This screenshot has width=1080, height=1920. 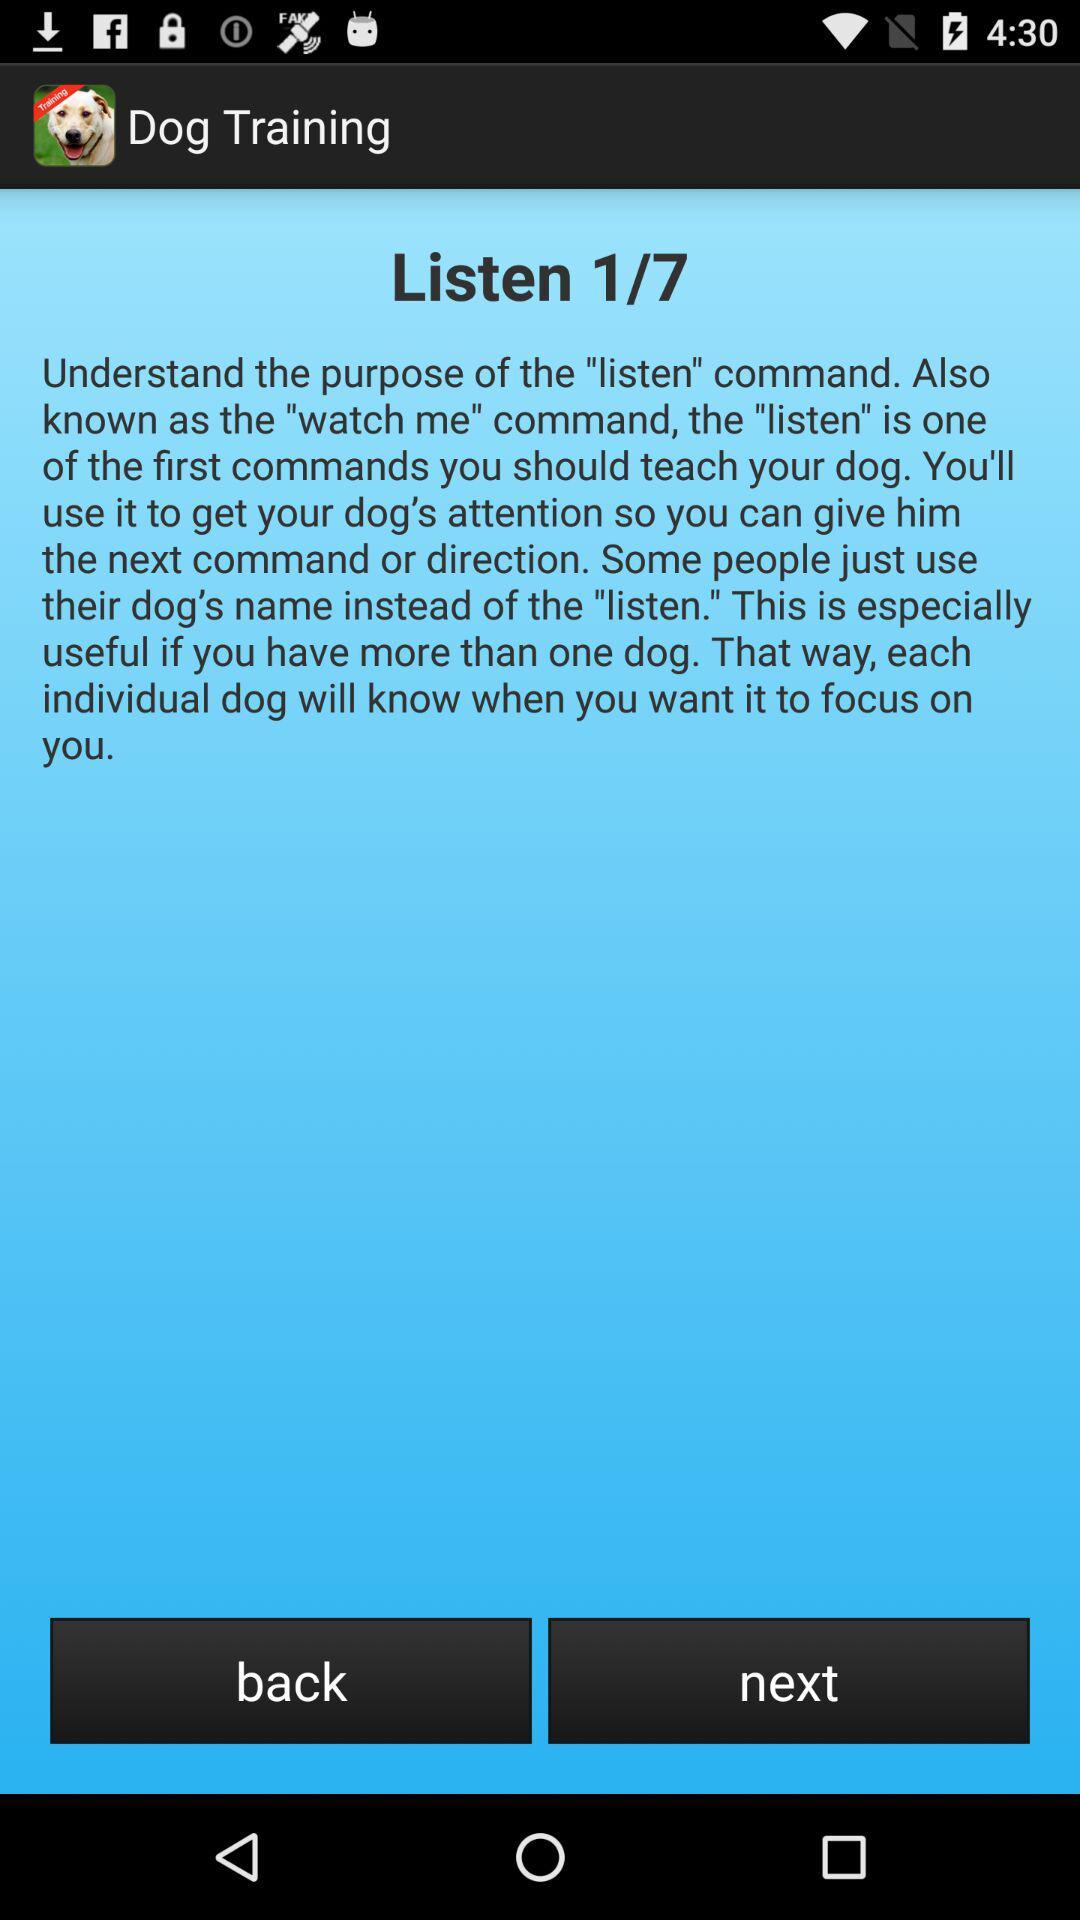 I want to click on button next to the back icon, so click(x=788, y=1680).